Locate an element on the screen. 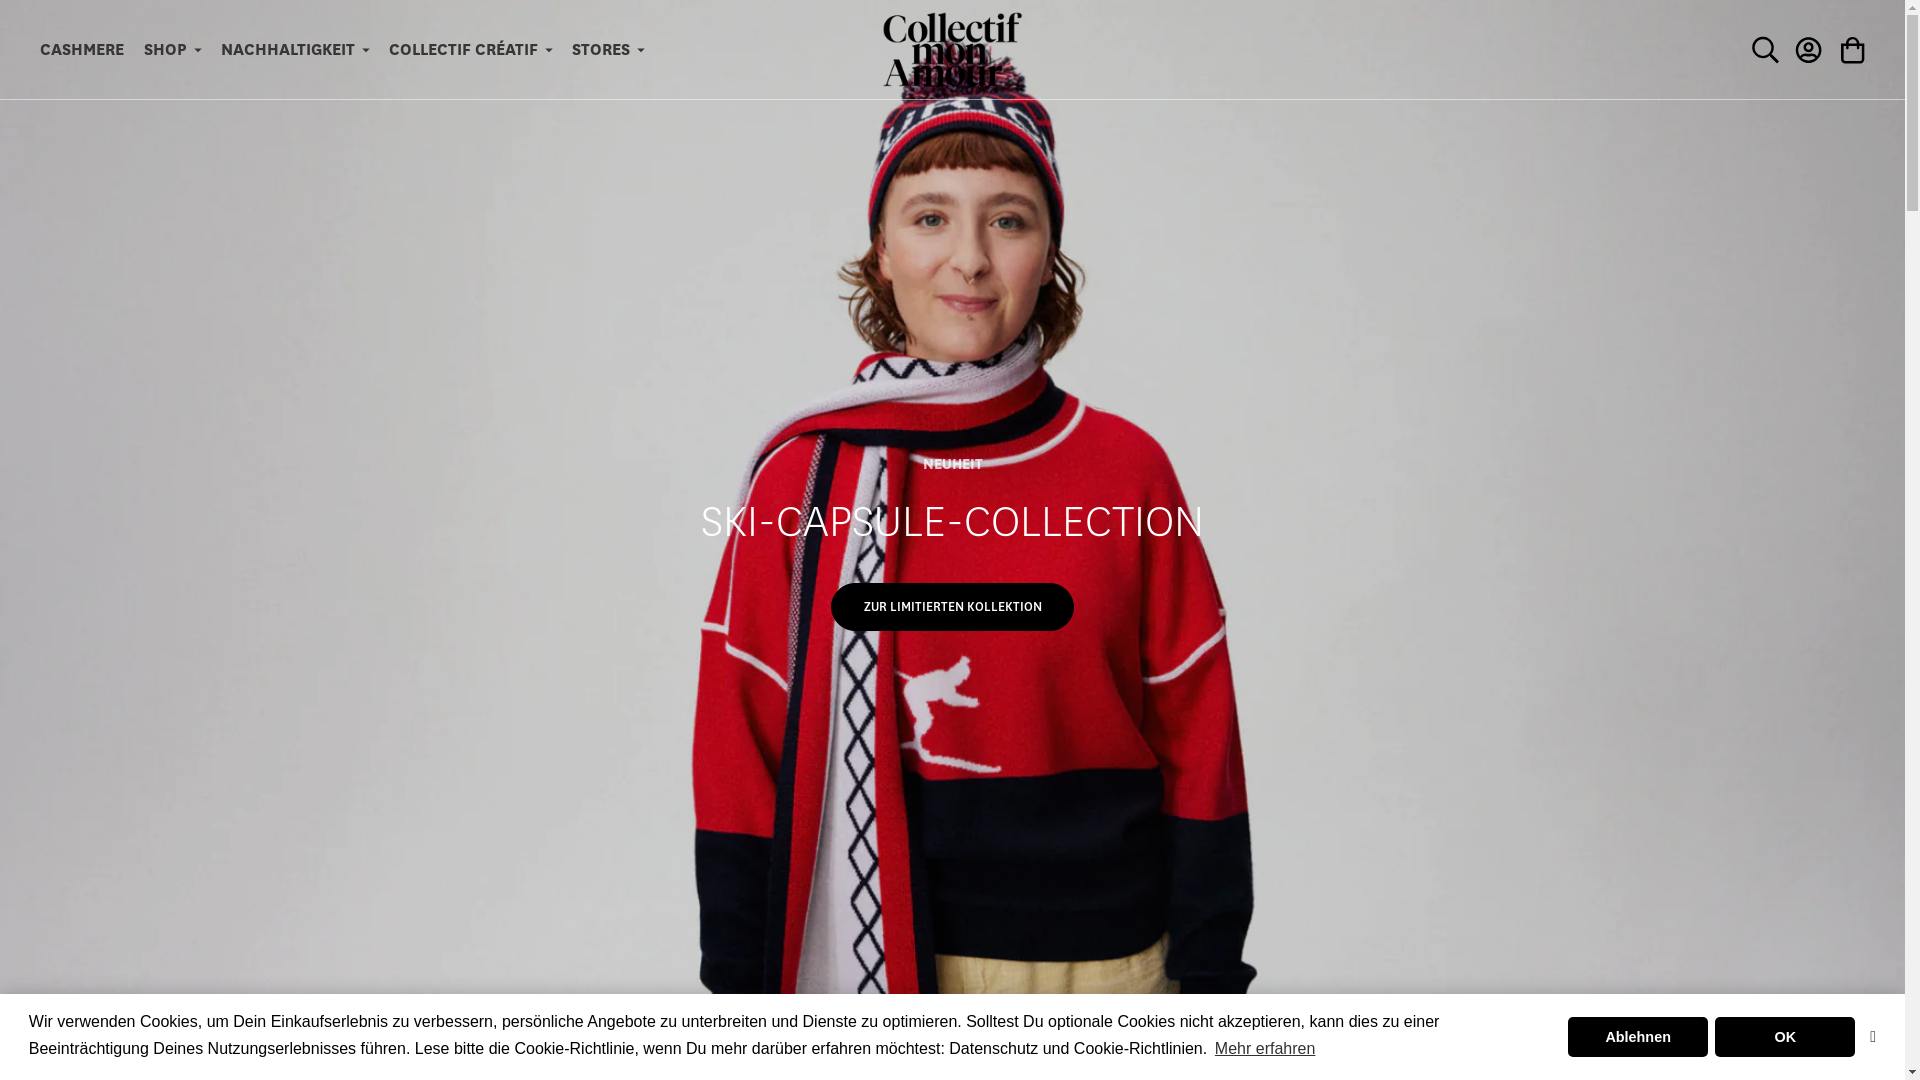 The image size is (1920, 1080). 'NACHHALTIGKEIT' is located at coordinates (293, 49).